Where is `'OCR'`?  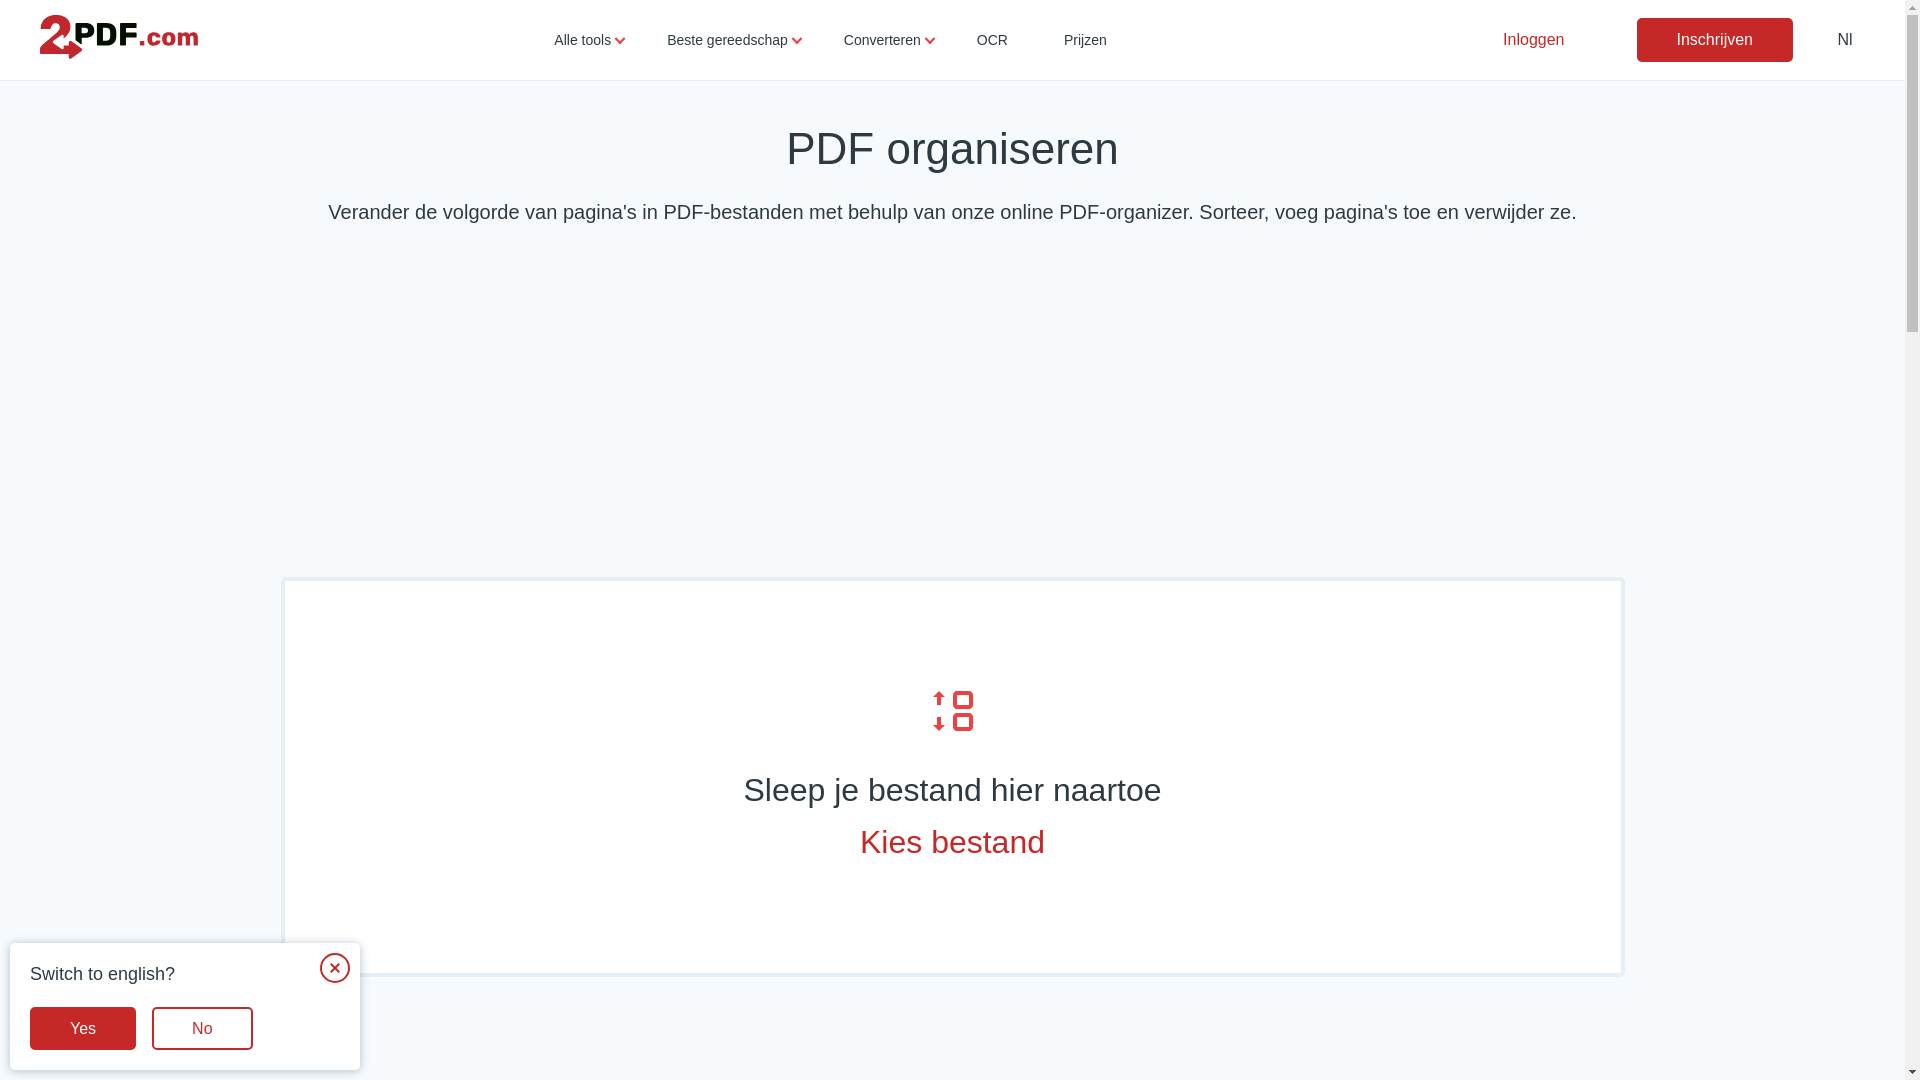 'OCR' is located at coordinates (992, 39).